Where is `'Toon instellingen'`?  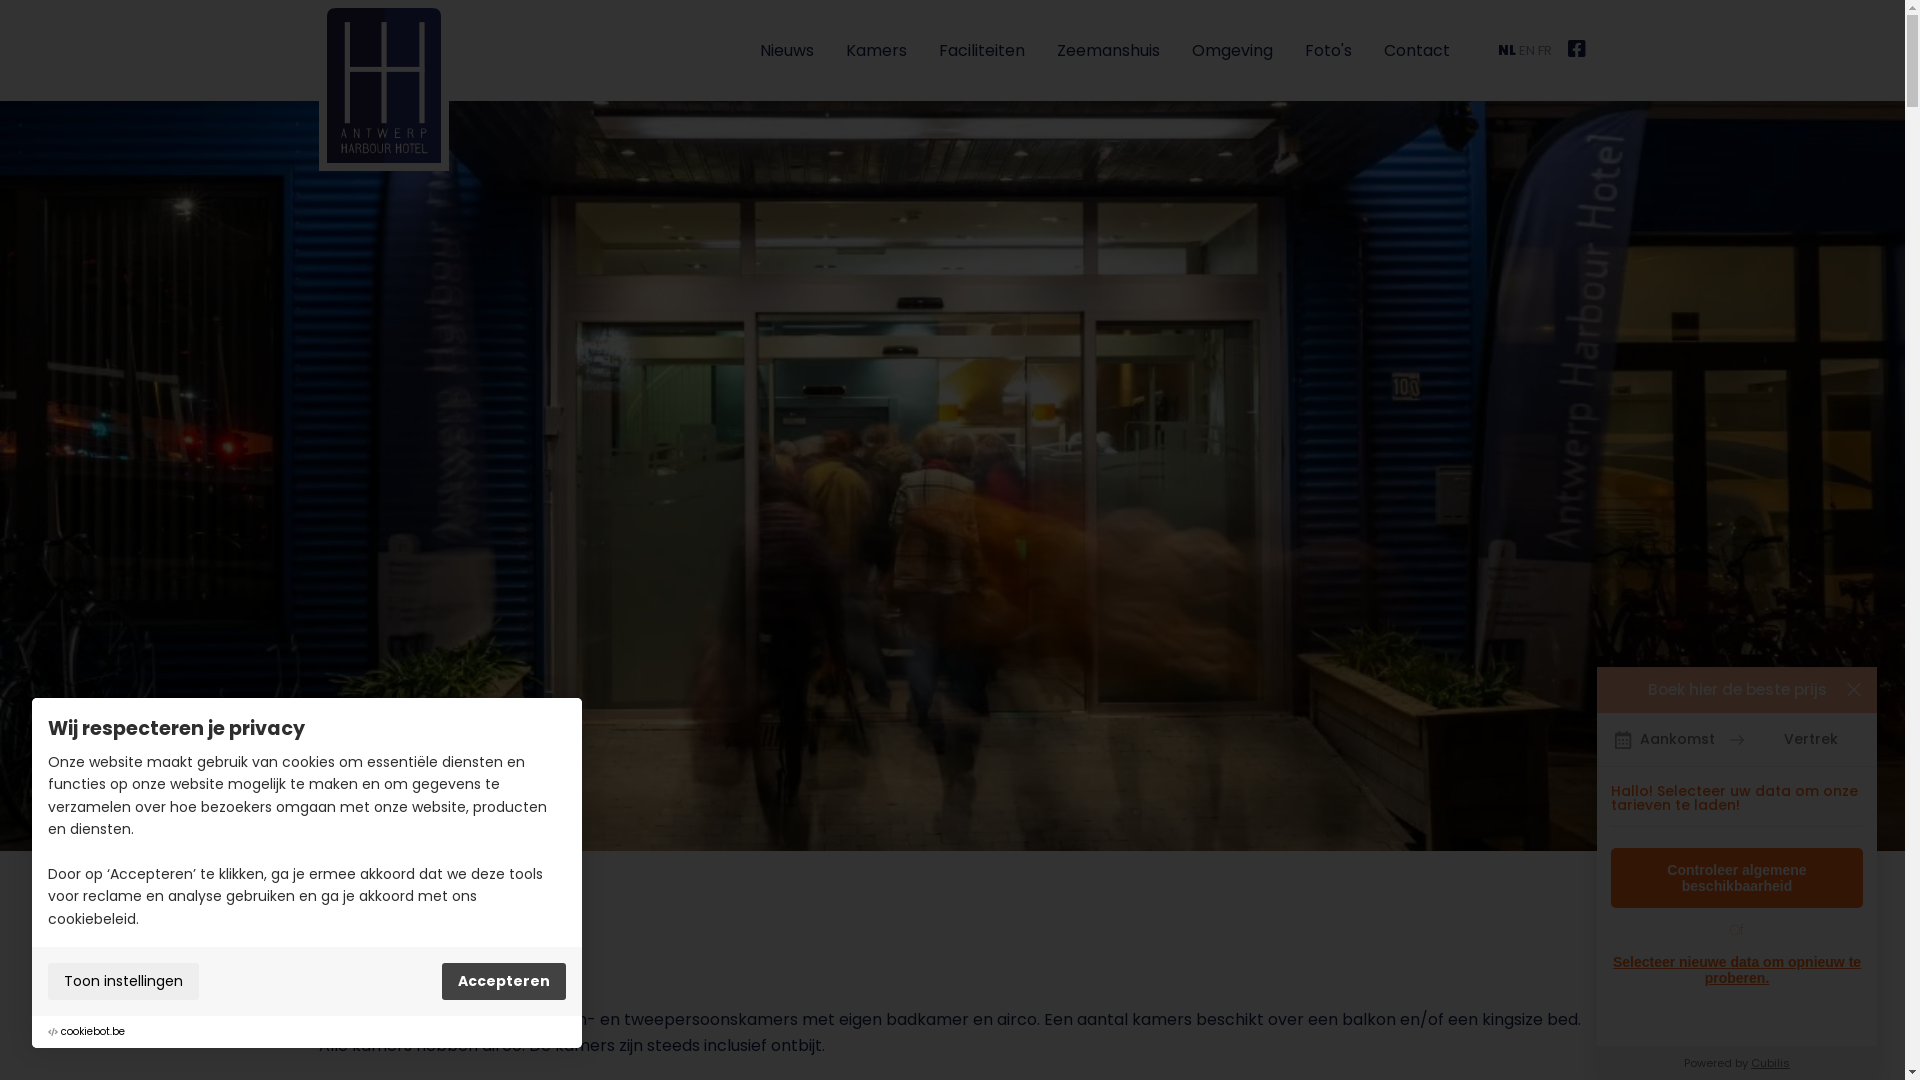 'Toon instellingen' is located at coordinates (122, 980).